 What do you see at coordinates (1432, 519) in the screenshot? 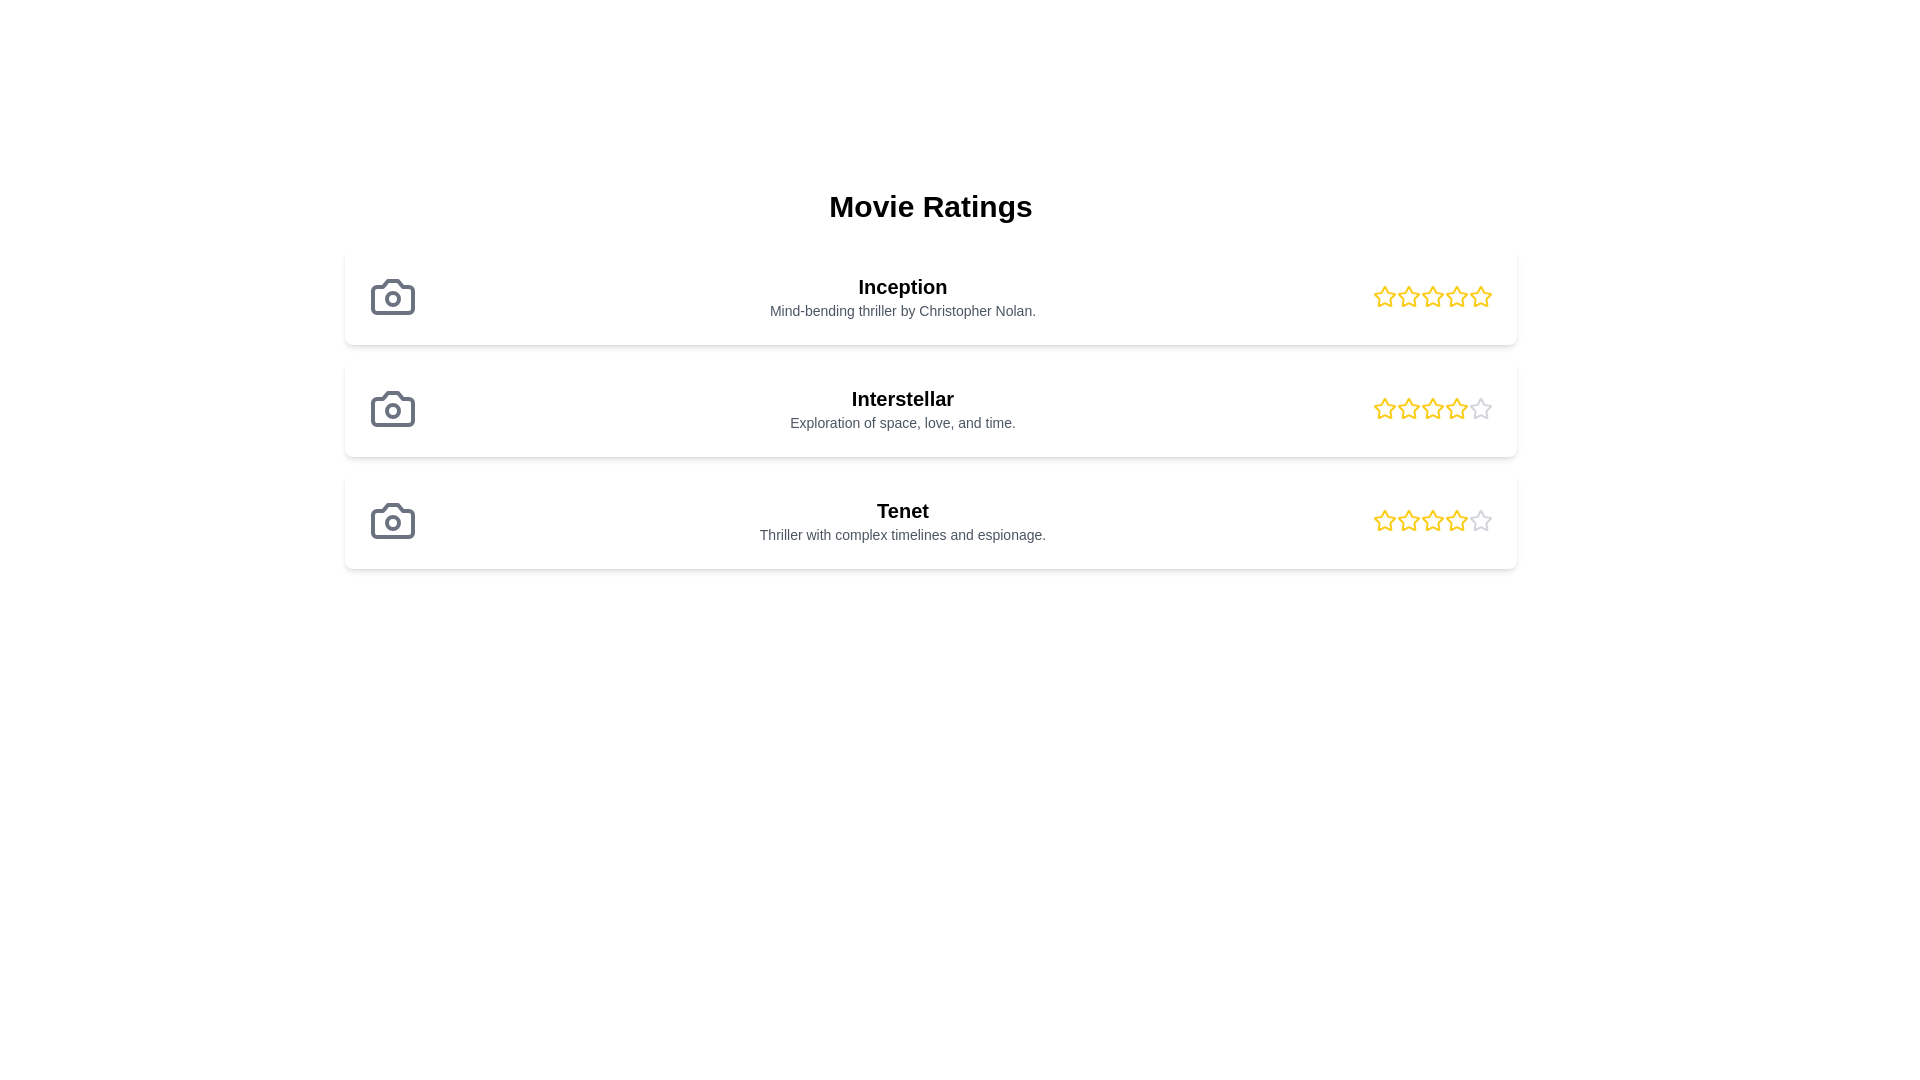
I see `the third star` at bounding box center [1432, 519].